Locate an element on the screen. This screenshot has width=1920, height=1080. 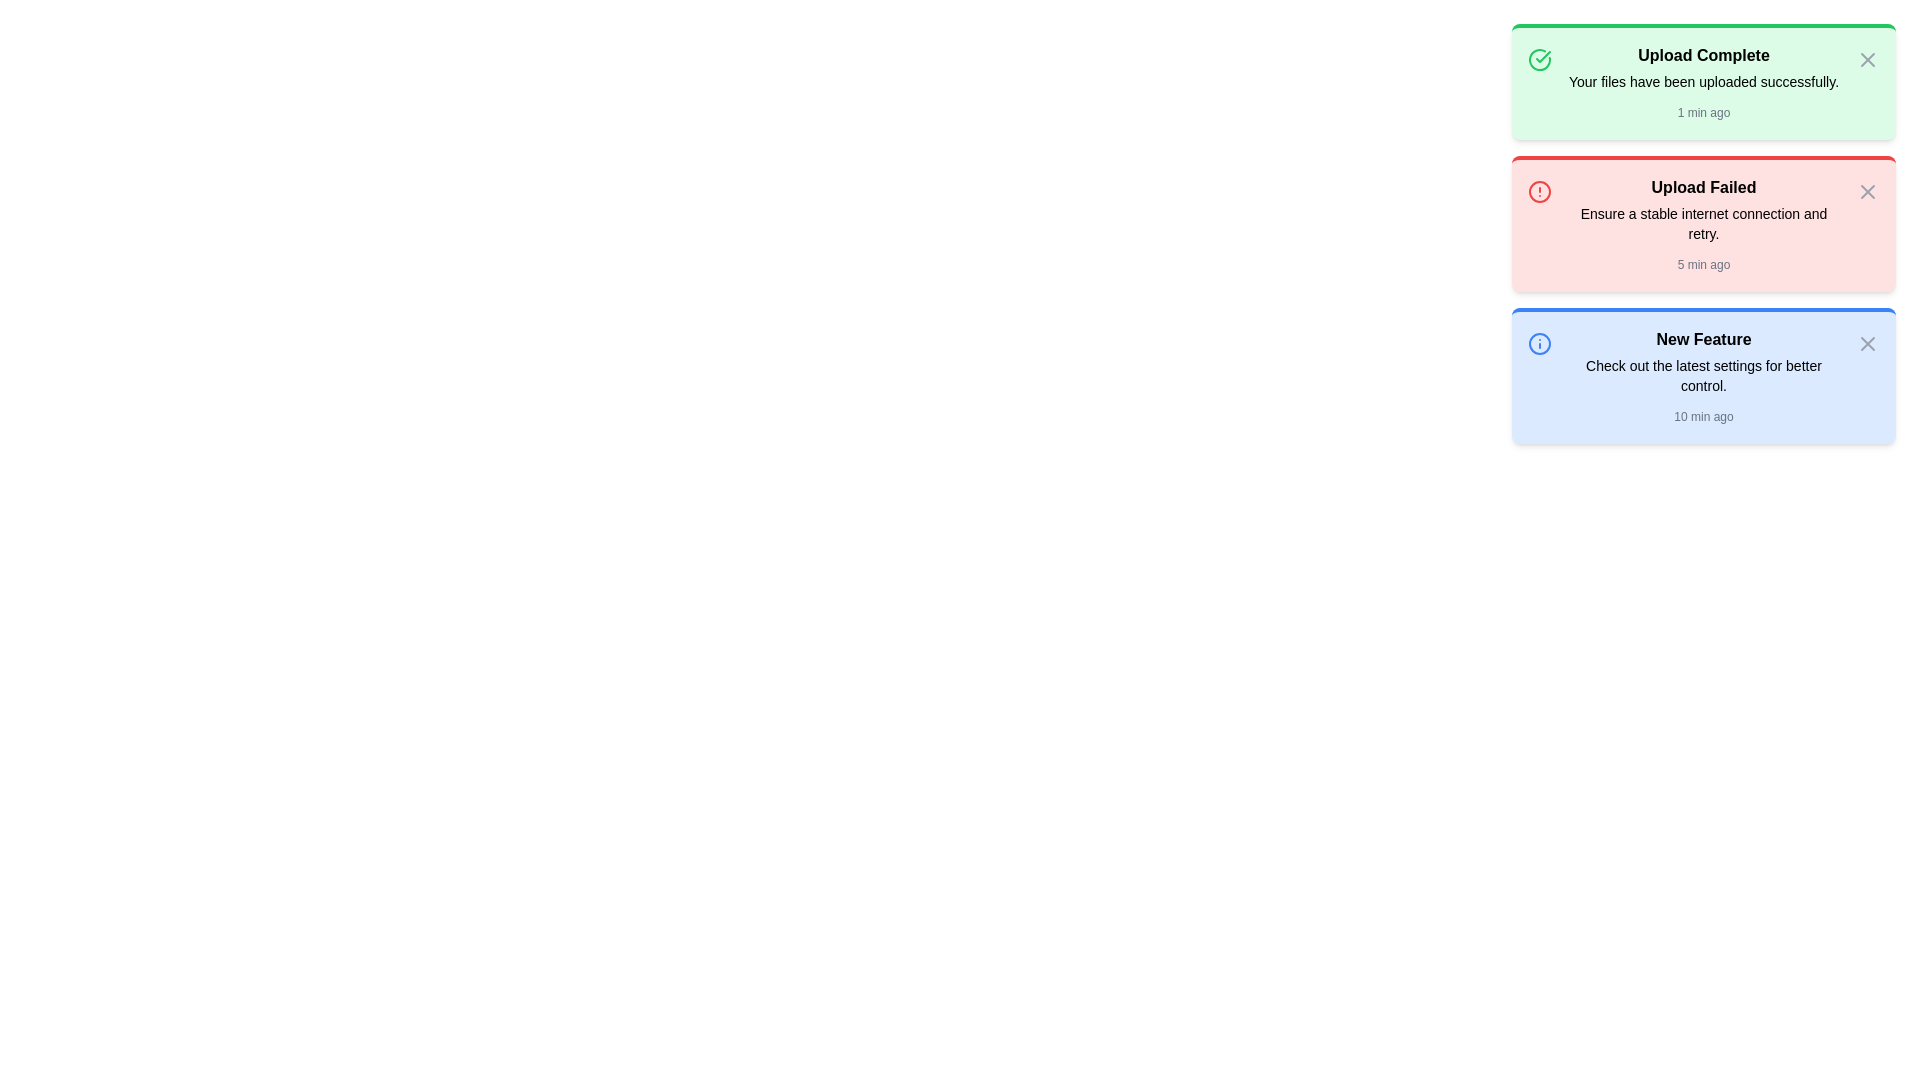
the Text Label containing the content 'Check out the latest settings for better control.' which is styled with a smaller font size and located below the title 'New Feature.' is located at coordinates (1703, 375).